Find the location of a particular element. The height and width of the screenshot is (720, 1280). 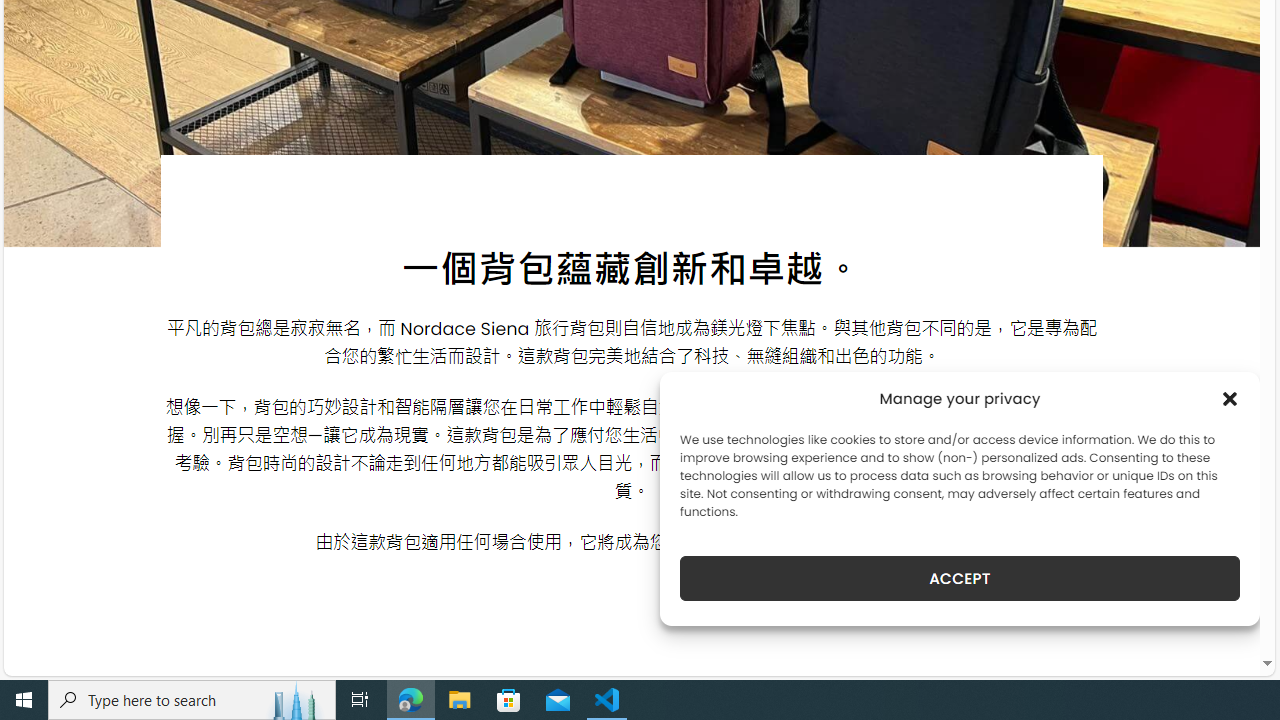

'Class: cmplz-close' is located at coordinates (1229, 398).